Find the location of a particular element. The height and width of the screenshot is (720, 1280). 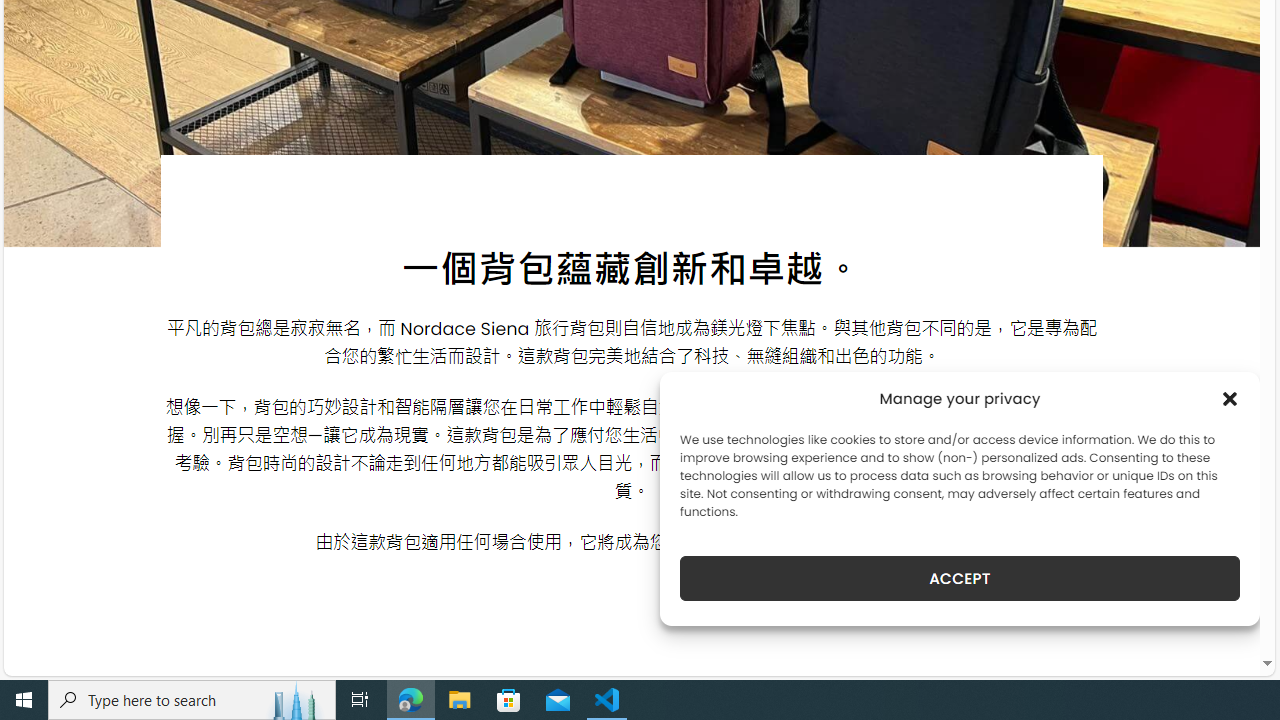

'Class: cmplz-close' is located at coordinates (1229, 398).